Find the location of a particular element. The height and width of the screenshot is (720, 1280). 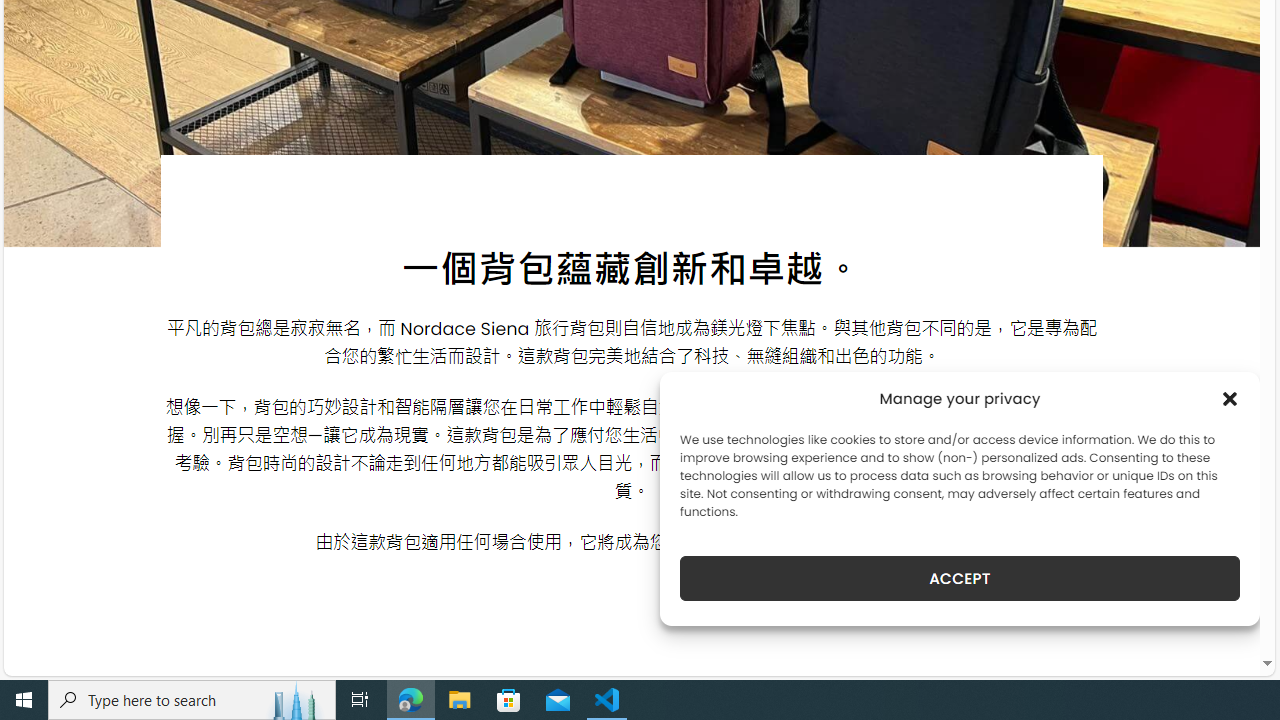

'Class: cmplz-close' is located at coordinates (1229, 398).